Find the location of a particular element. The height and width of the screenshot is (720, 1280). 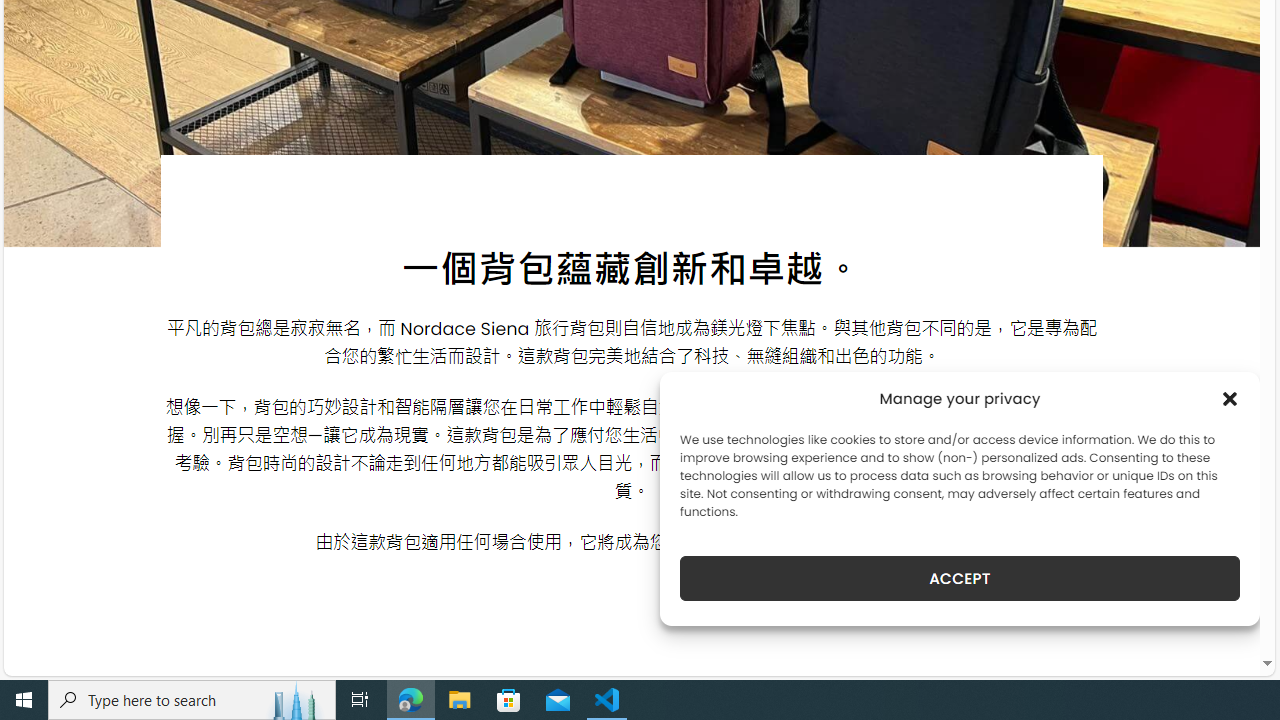

'Class: cmplz-close' is located at coordinates (1229, 398).